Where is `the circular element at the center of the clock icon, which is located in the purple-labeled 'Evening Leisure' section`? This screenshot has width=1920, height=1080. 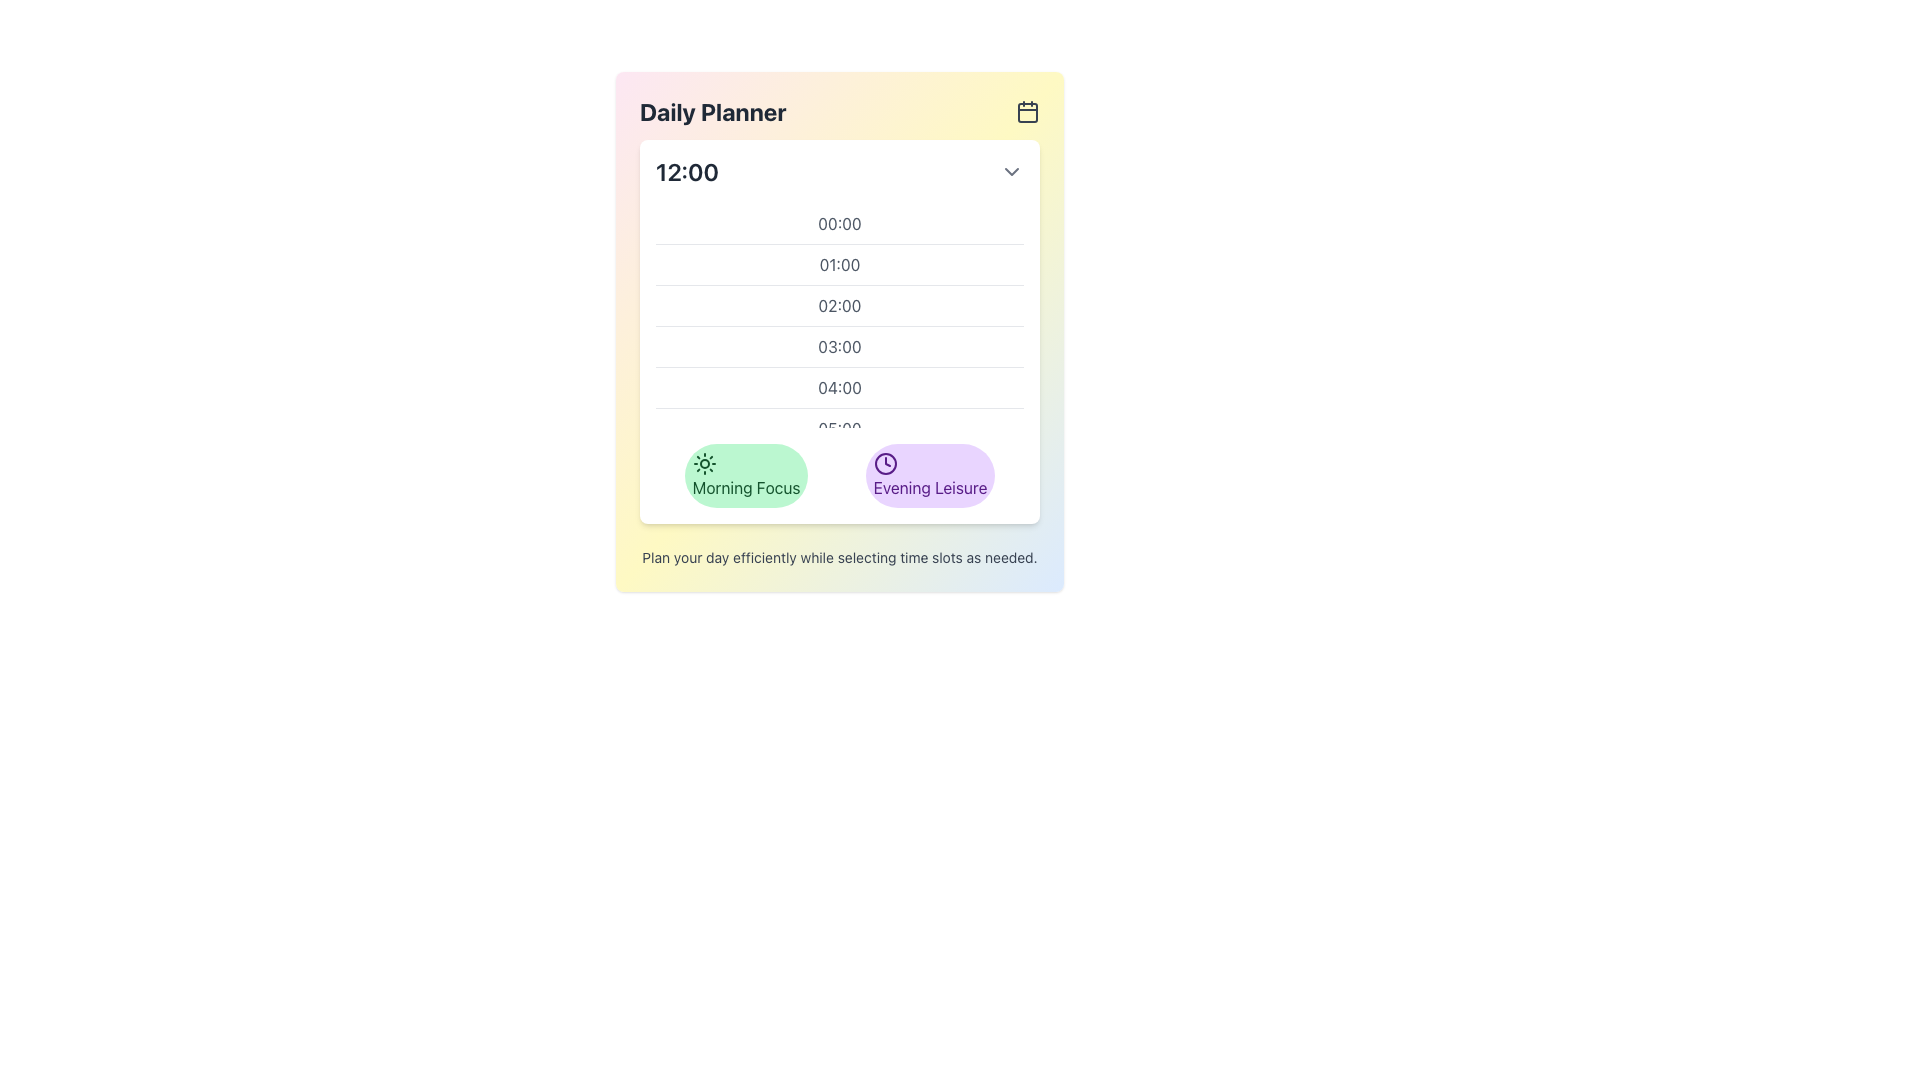 the circular element at the center of the clock icon, which is located in the purple-labeled 'Evening Leisure' section is located at coordinates (884, 463).